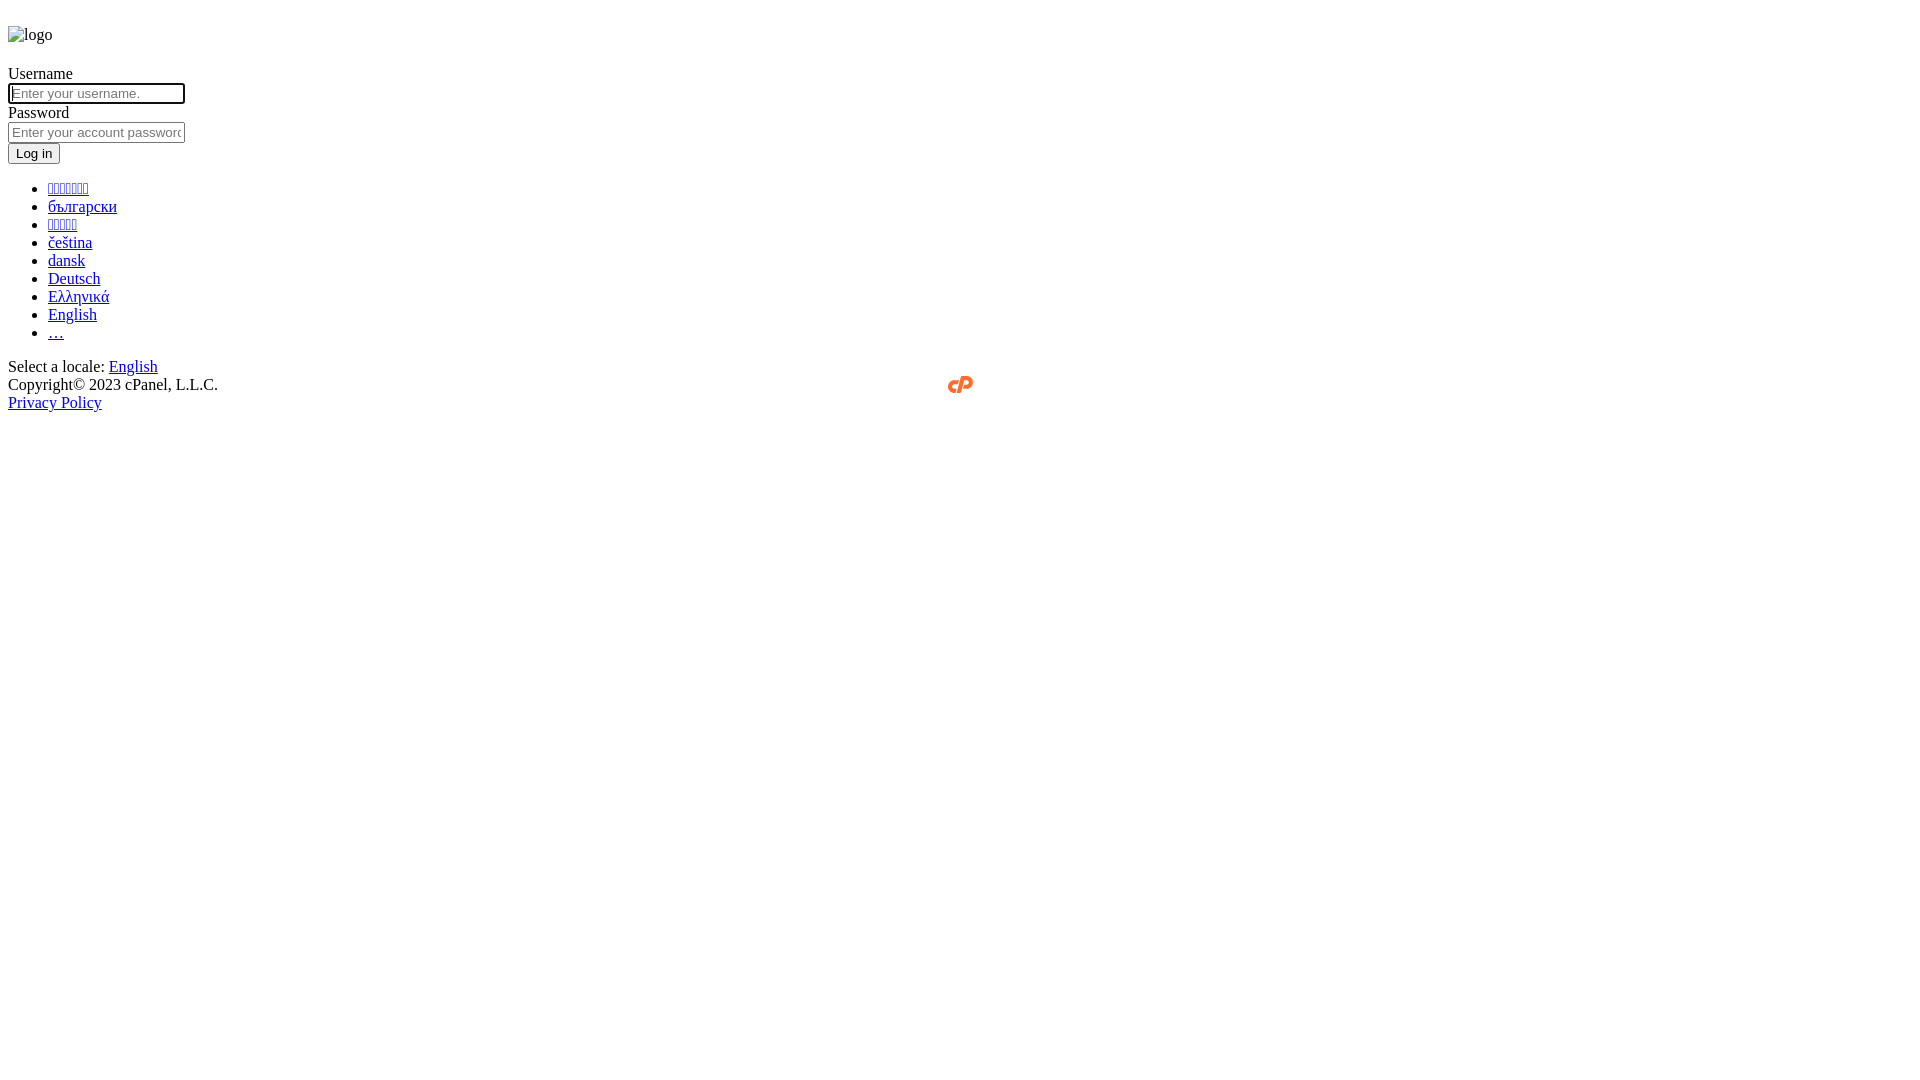 This screenshot has height=1080, width=1920. Describe the element at coordinates (66, 259) in the screenshot. I see `'dansk'` at that location.